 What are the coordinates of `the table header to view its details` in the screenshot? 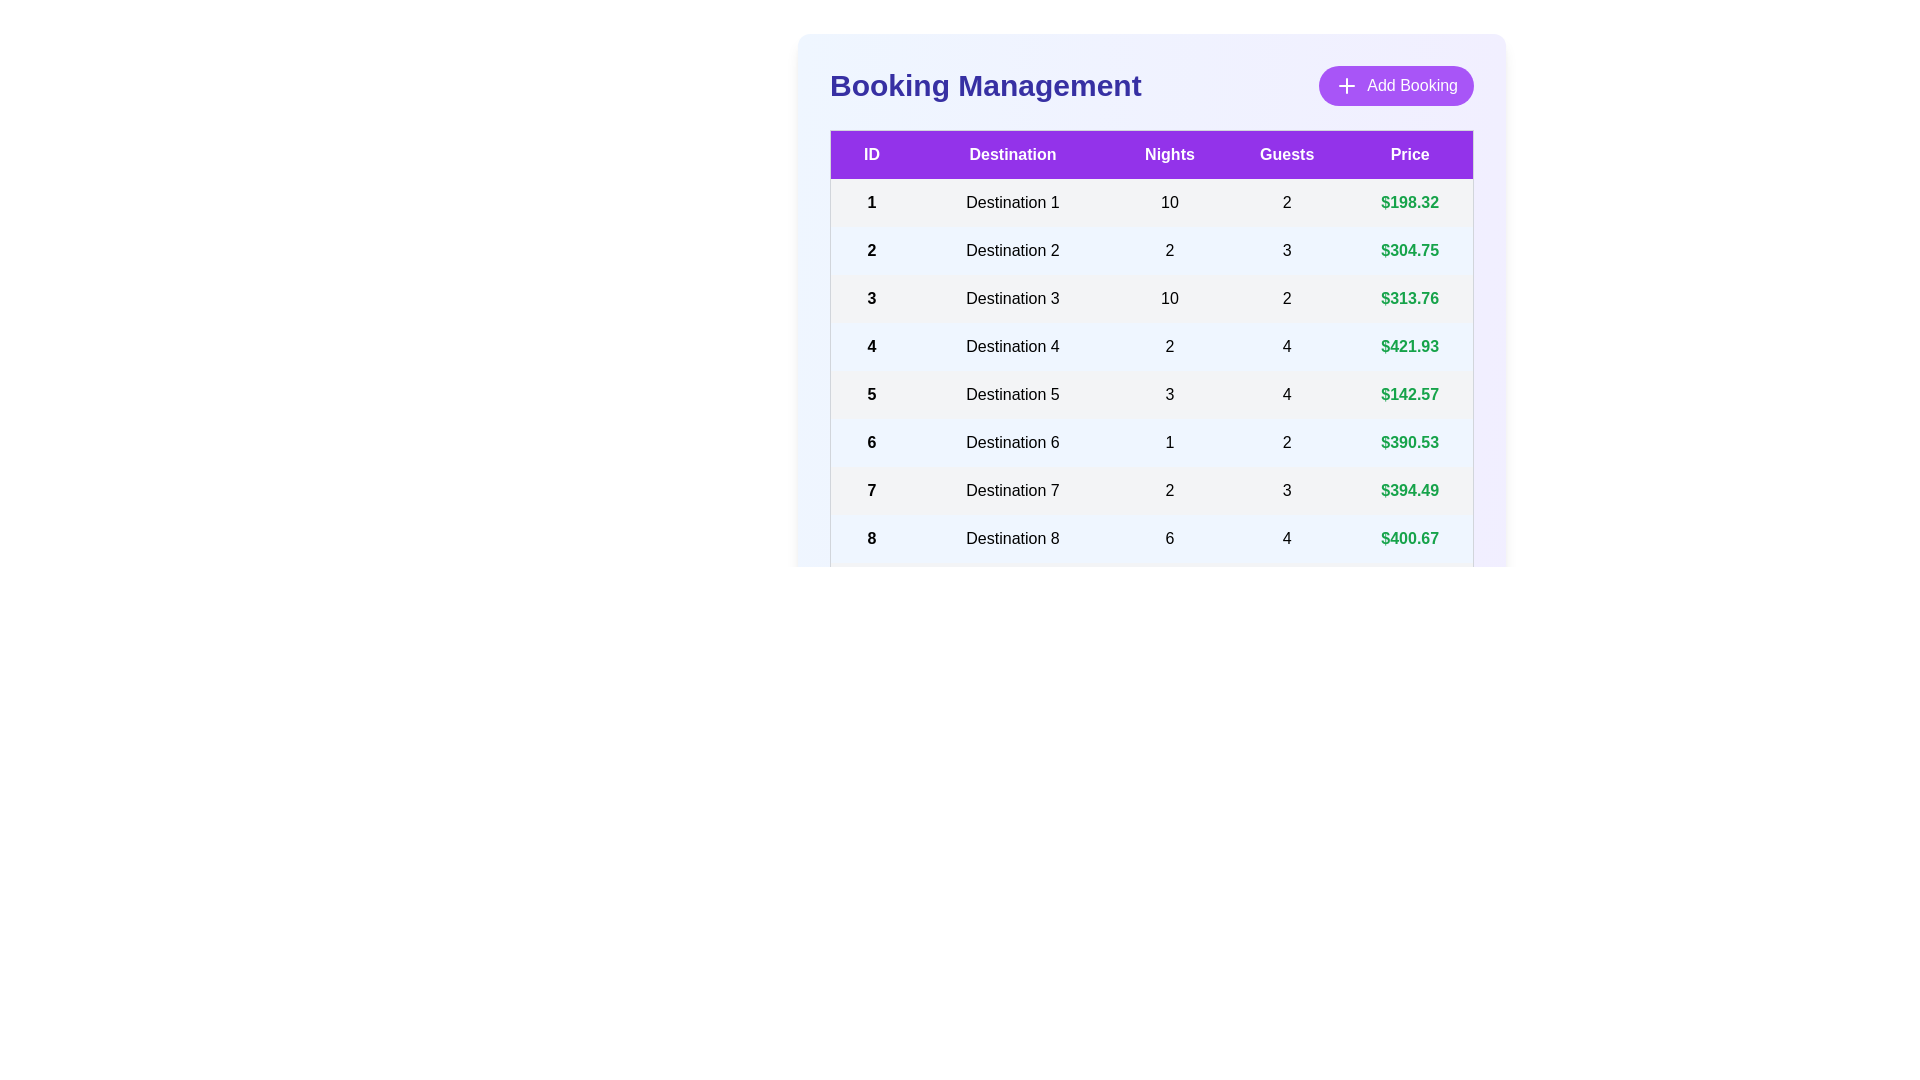 It's located at (1152, 153).